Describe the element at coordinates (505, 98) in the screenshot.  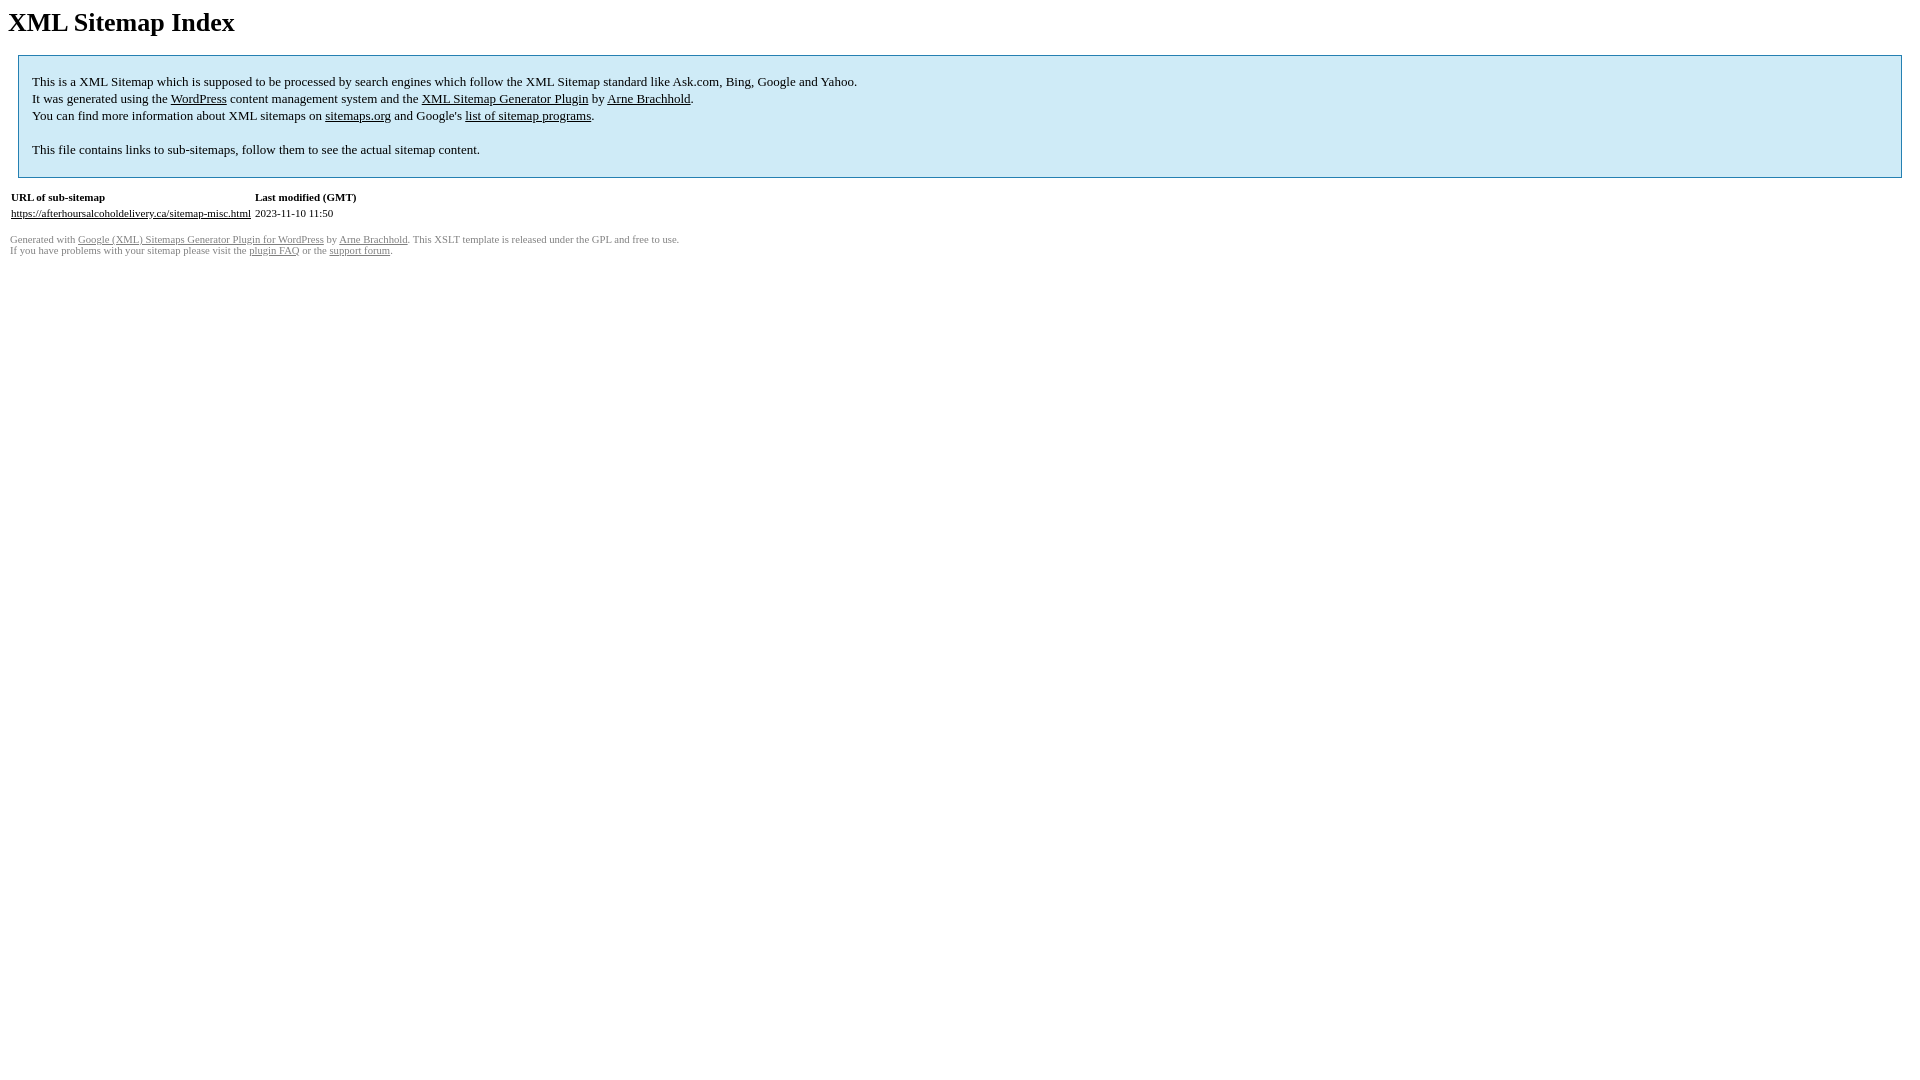
I see `'XML Sitemap Generator Plugin'` at that location.